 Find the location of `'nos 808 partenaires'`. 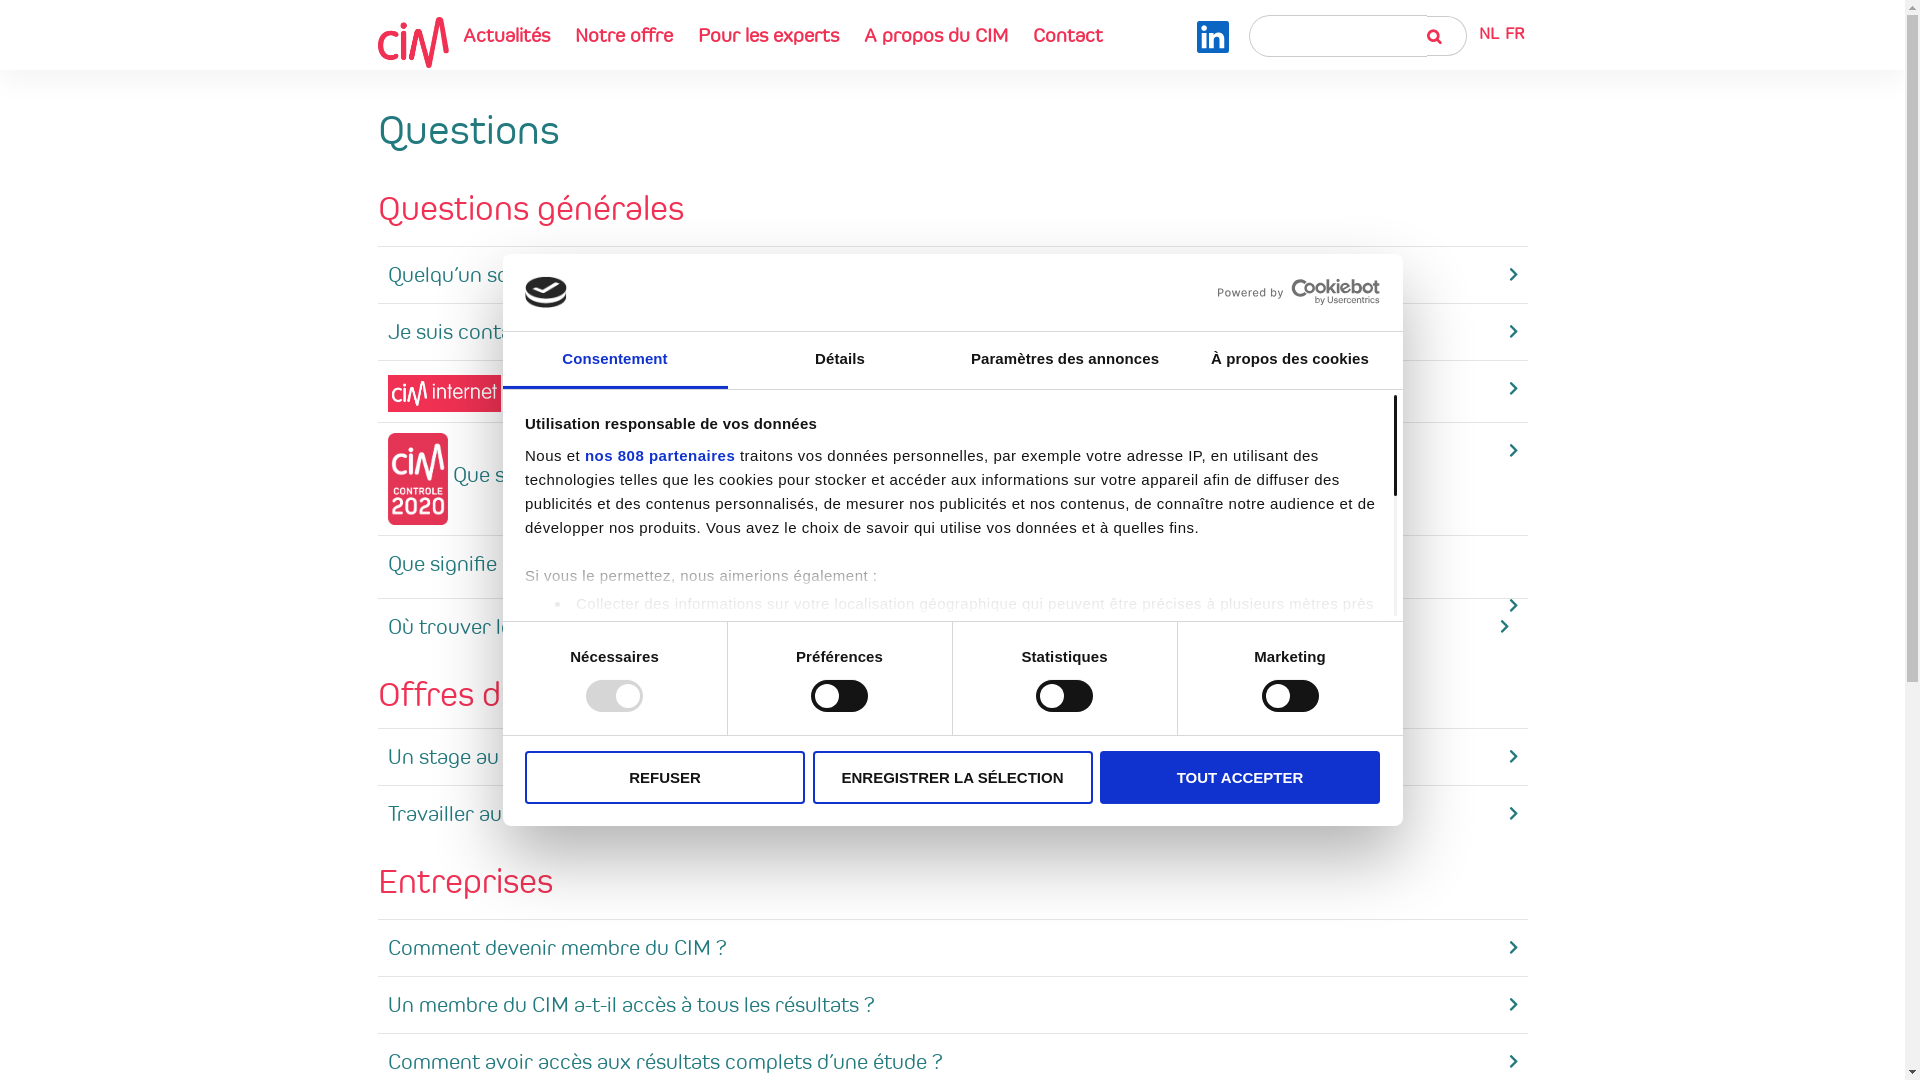

'nos 808 partenaires' is located at coordinates (660, 455).